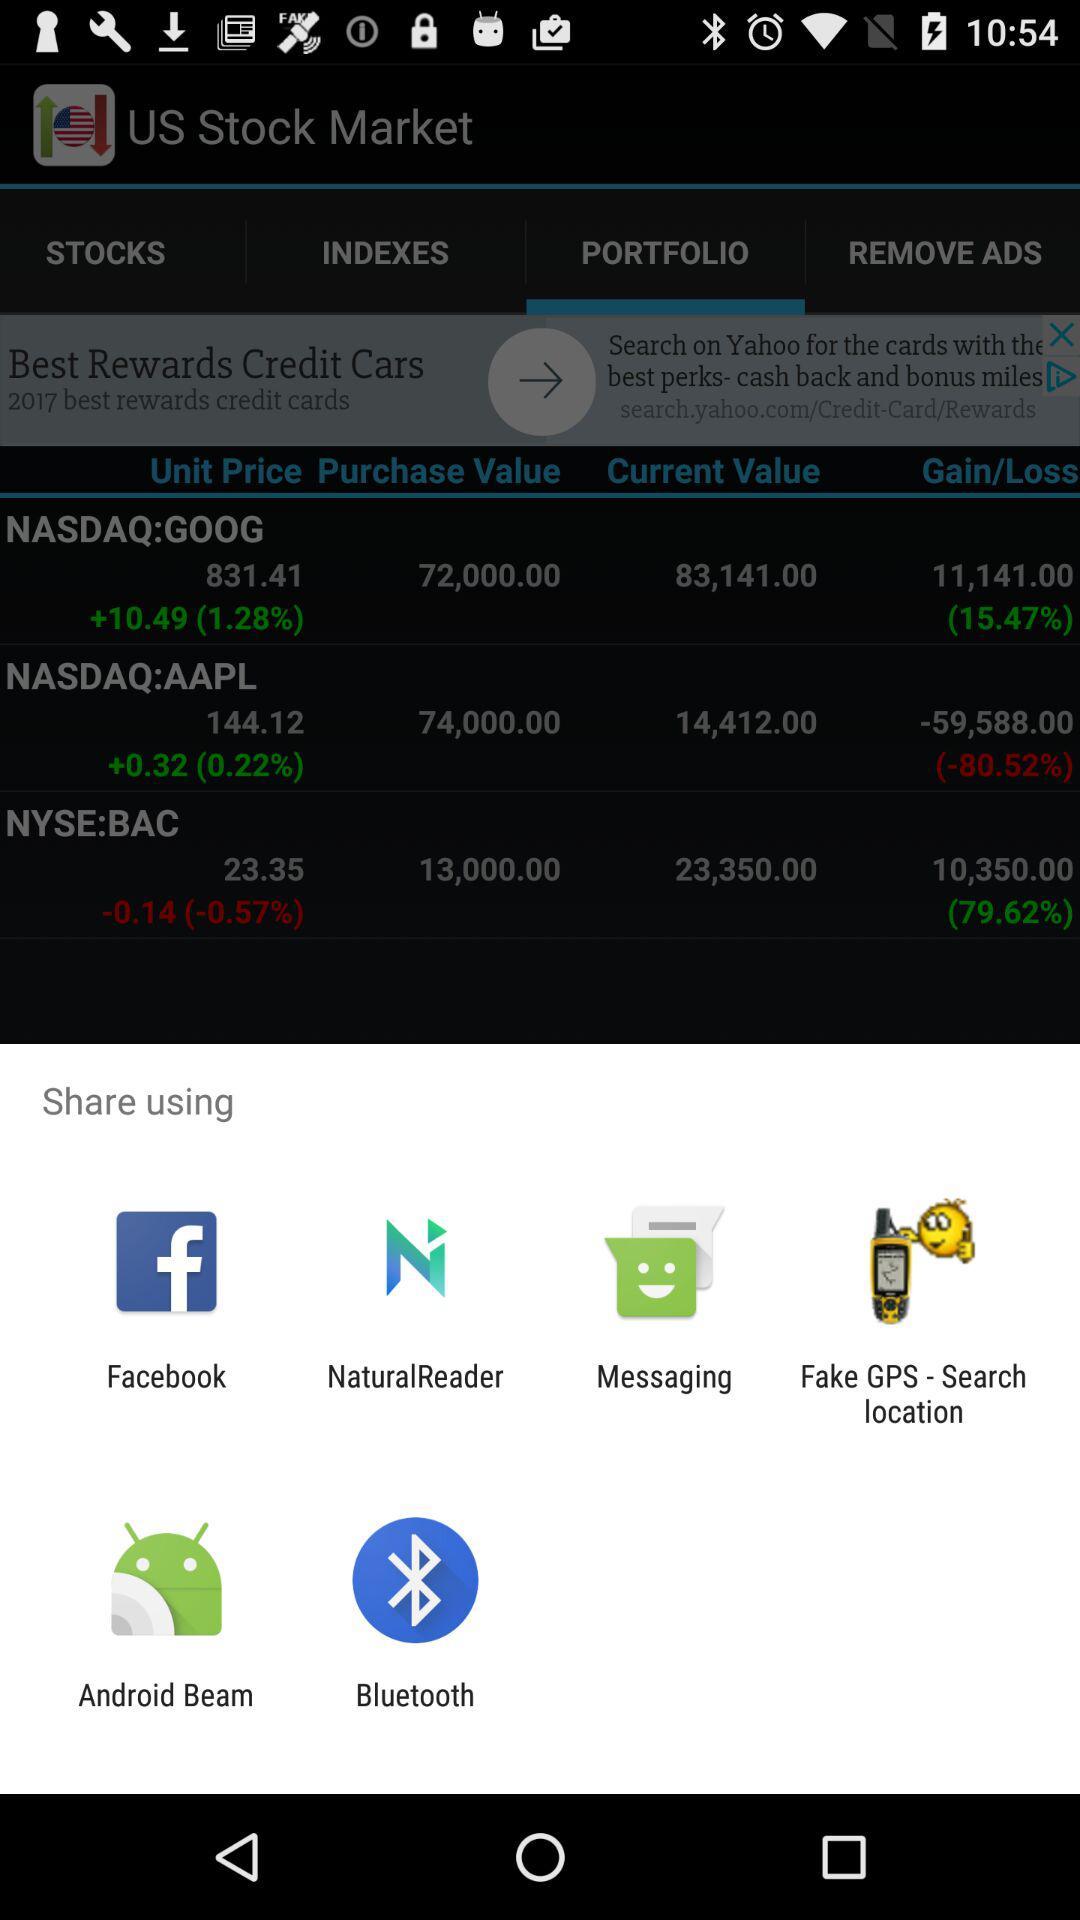  Describe the element at coordinates (414, 1711) in the screenshot. I see `the icon to the right of android beam` at that location.